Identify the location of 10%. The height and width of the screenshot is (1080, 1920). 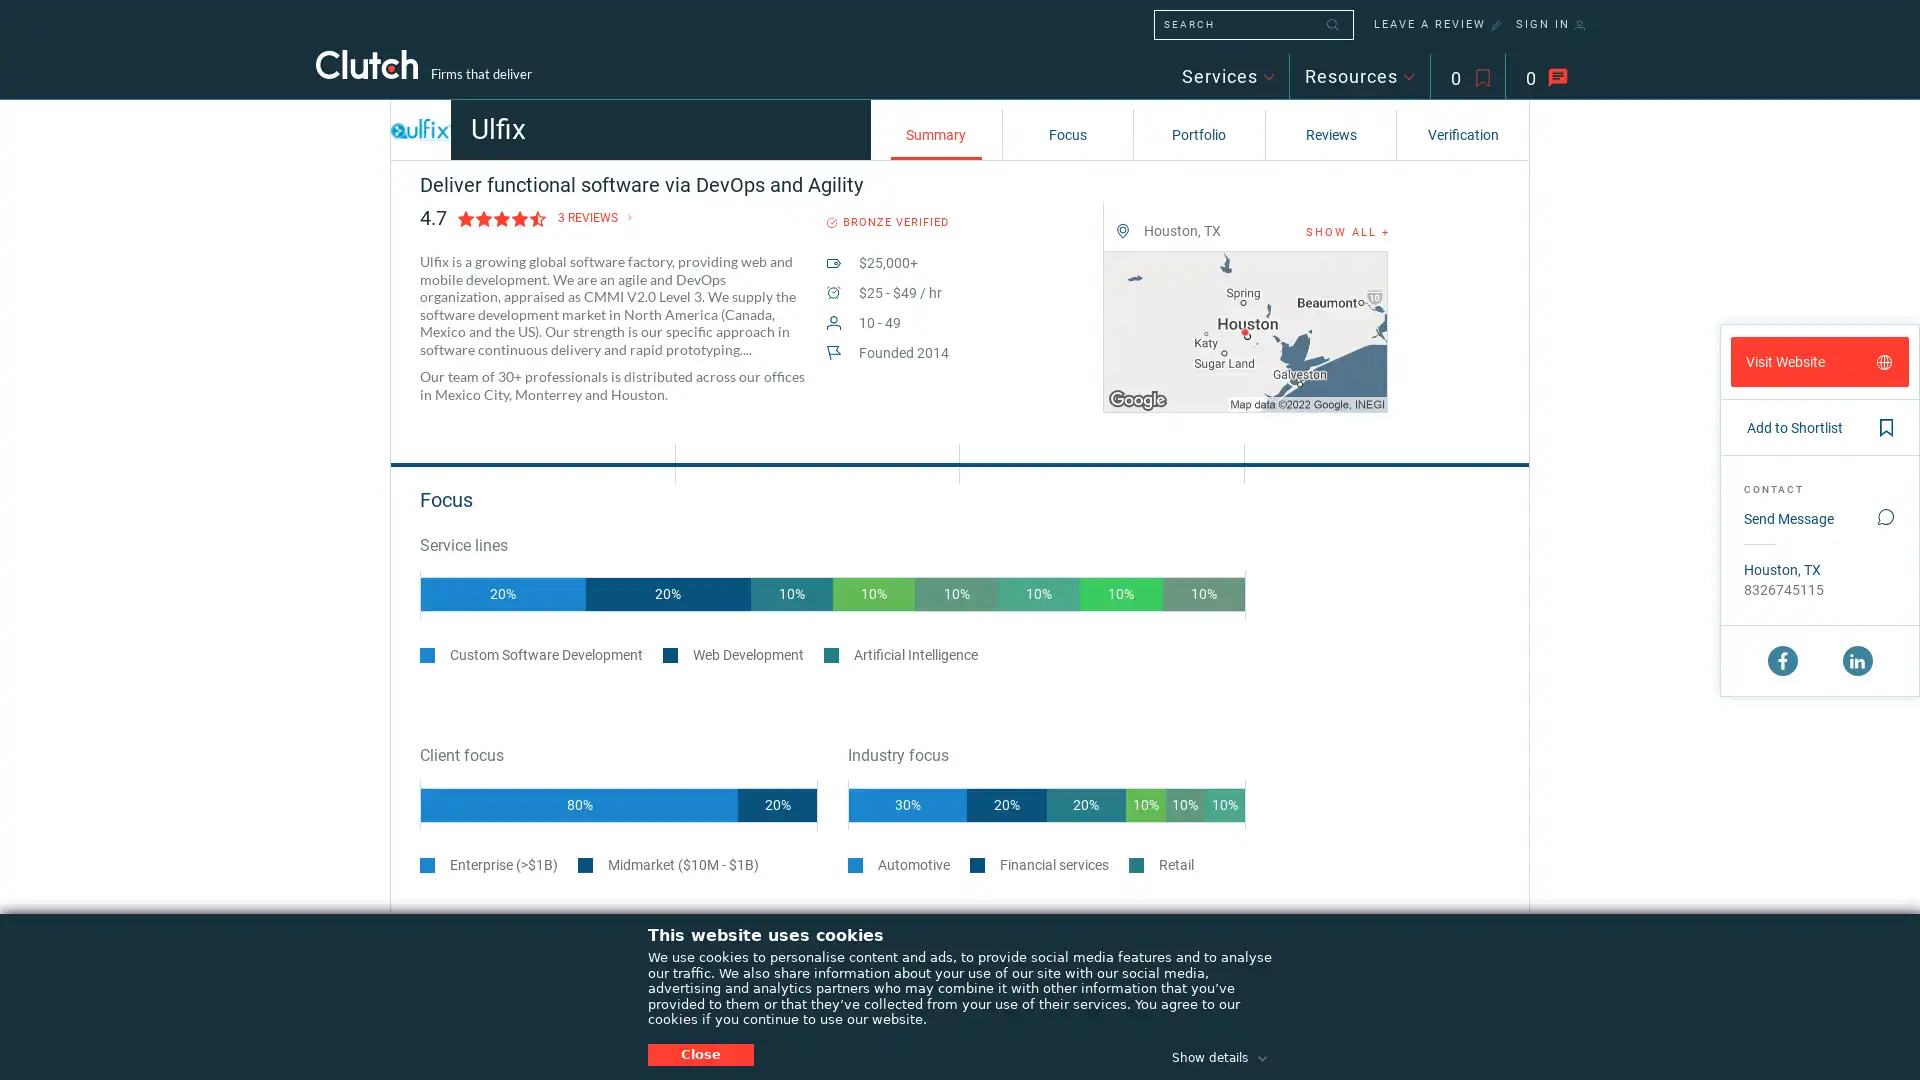
(1038, 593).